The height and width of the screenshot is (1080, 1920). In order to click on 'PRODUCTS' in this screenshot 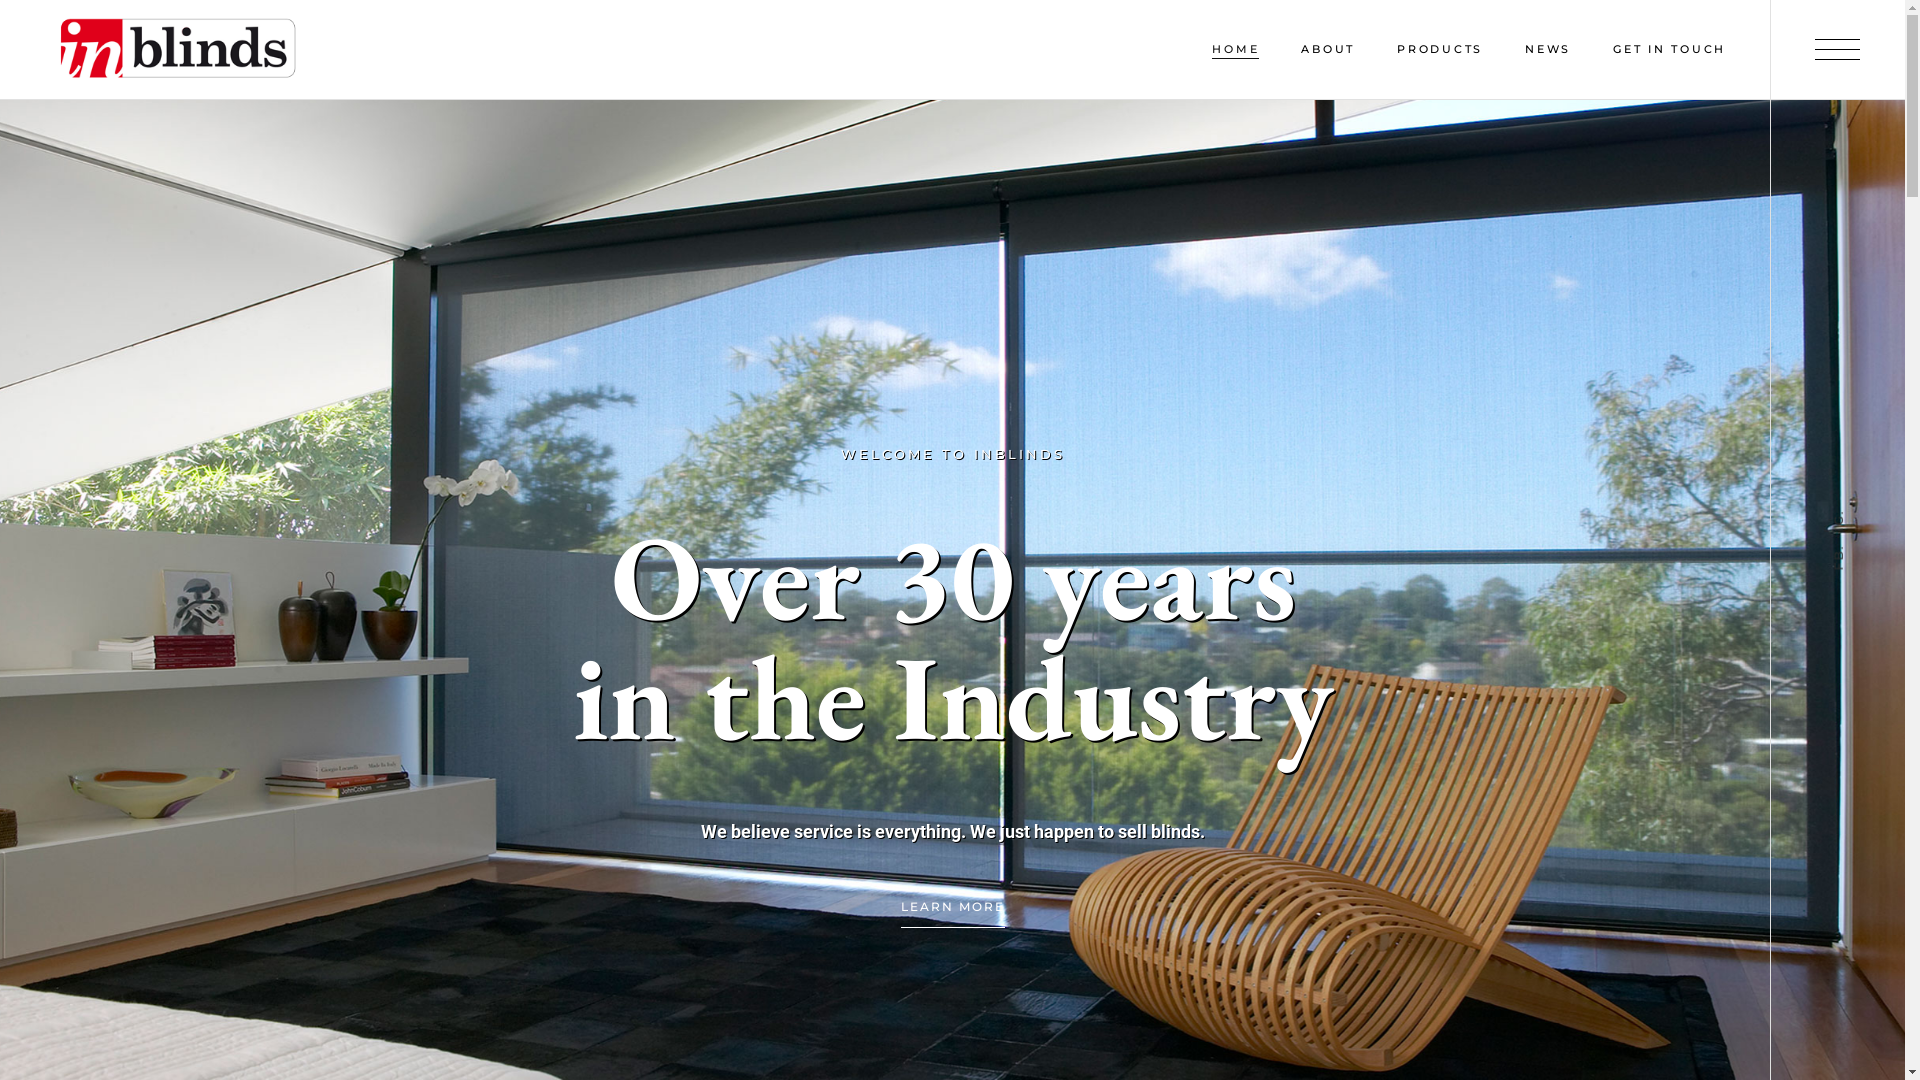, I will do `click(1395, 48)`.